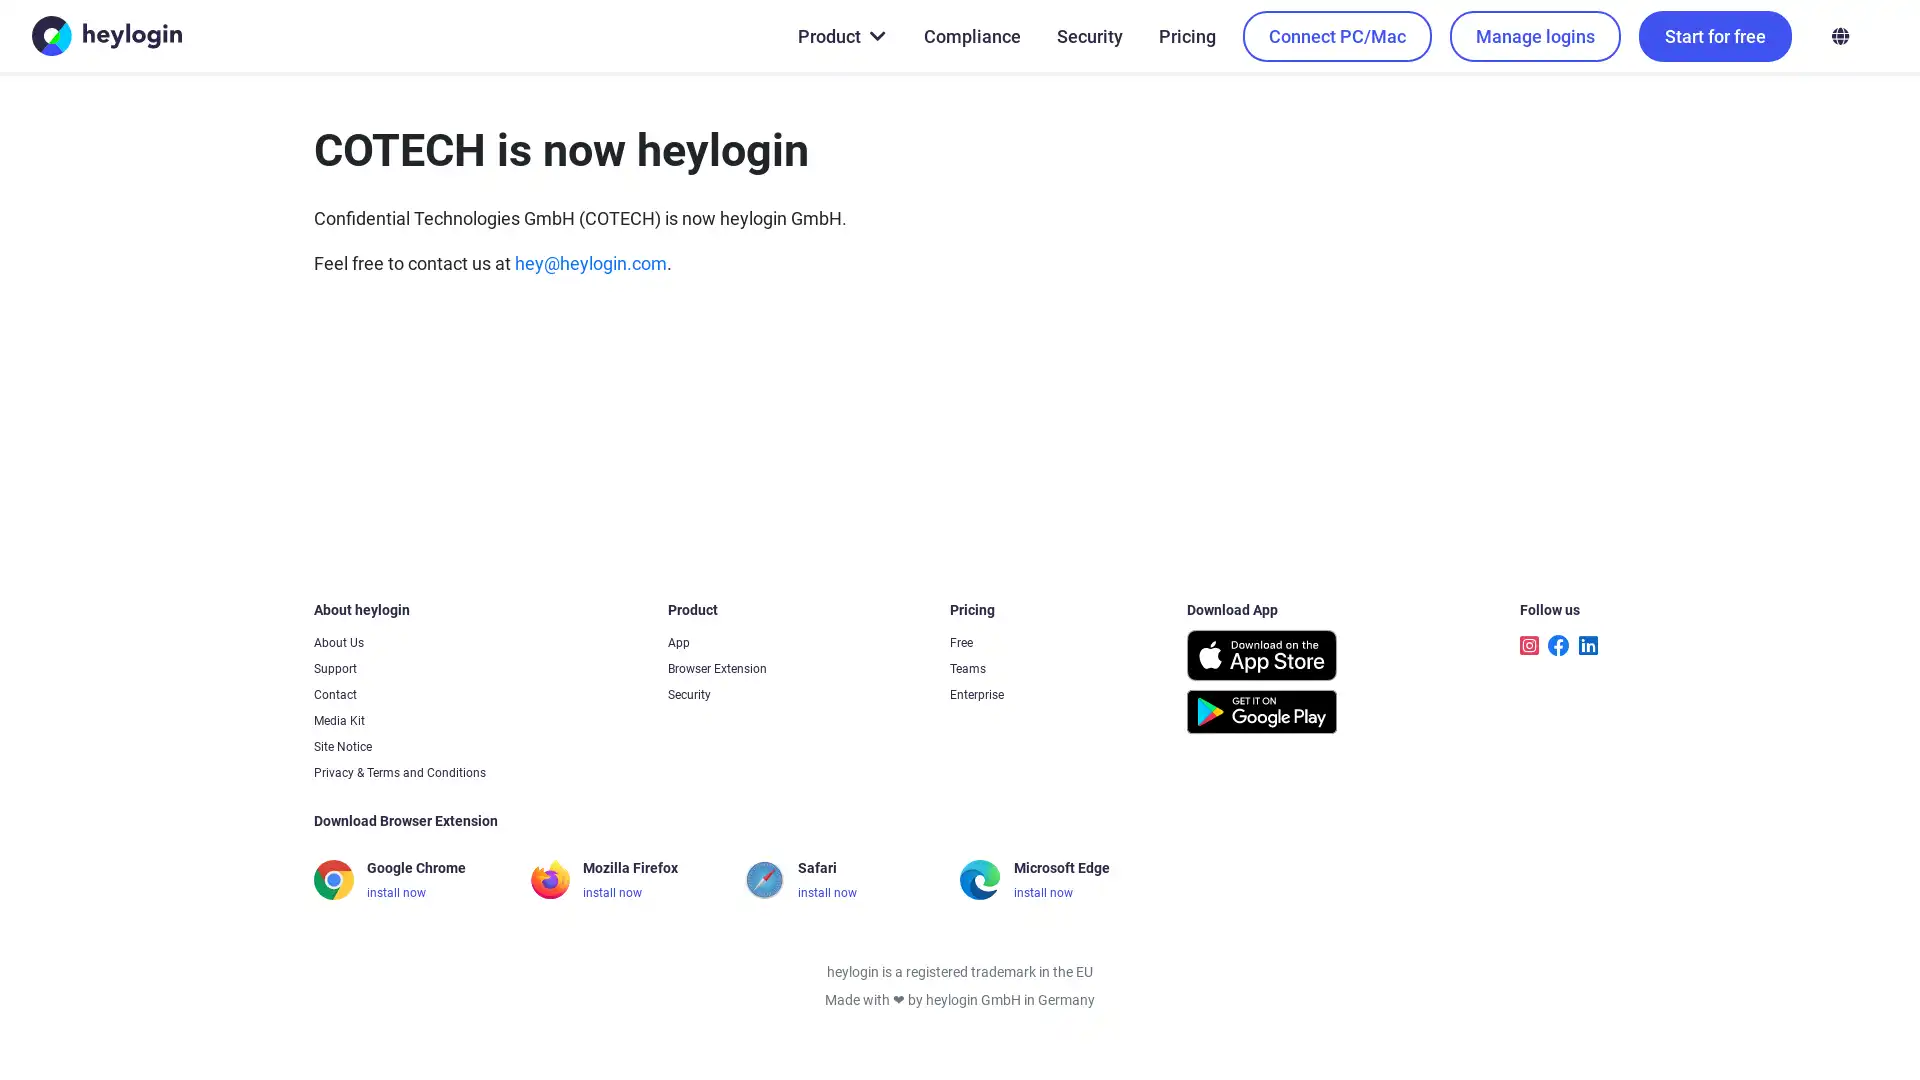 This screenshot has height=1080, width=1920. What do you see at coordinates (840, 35) in the screenshot?
I see `Product` at bounding box center [840, 35].